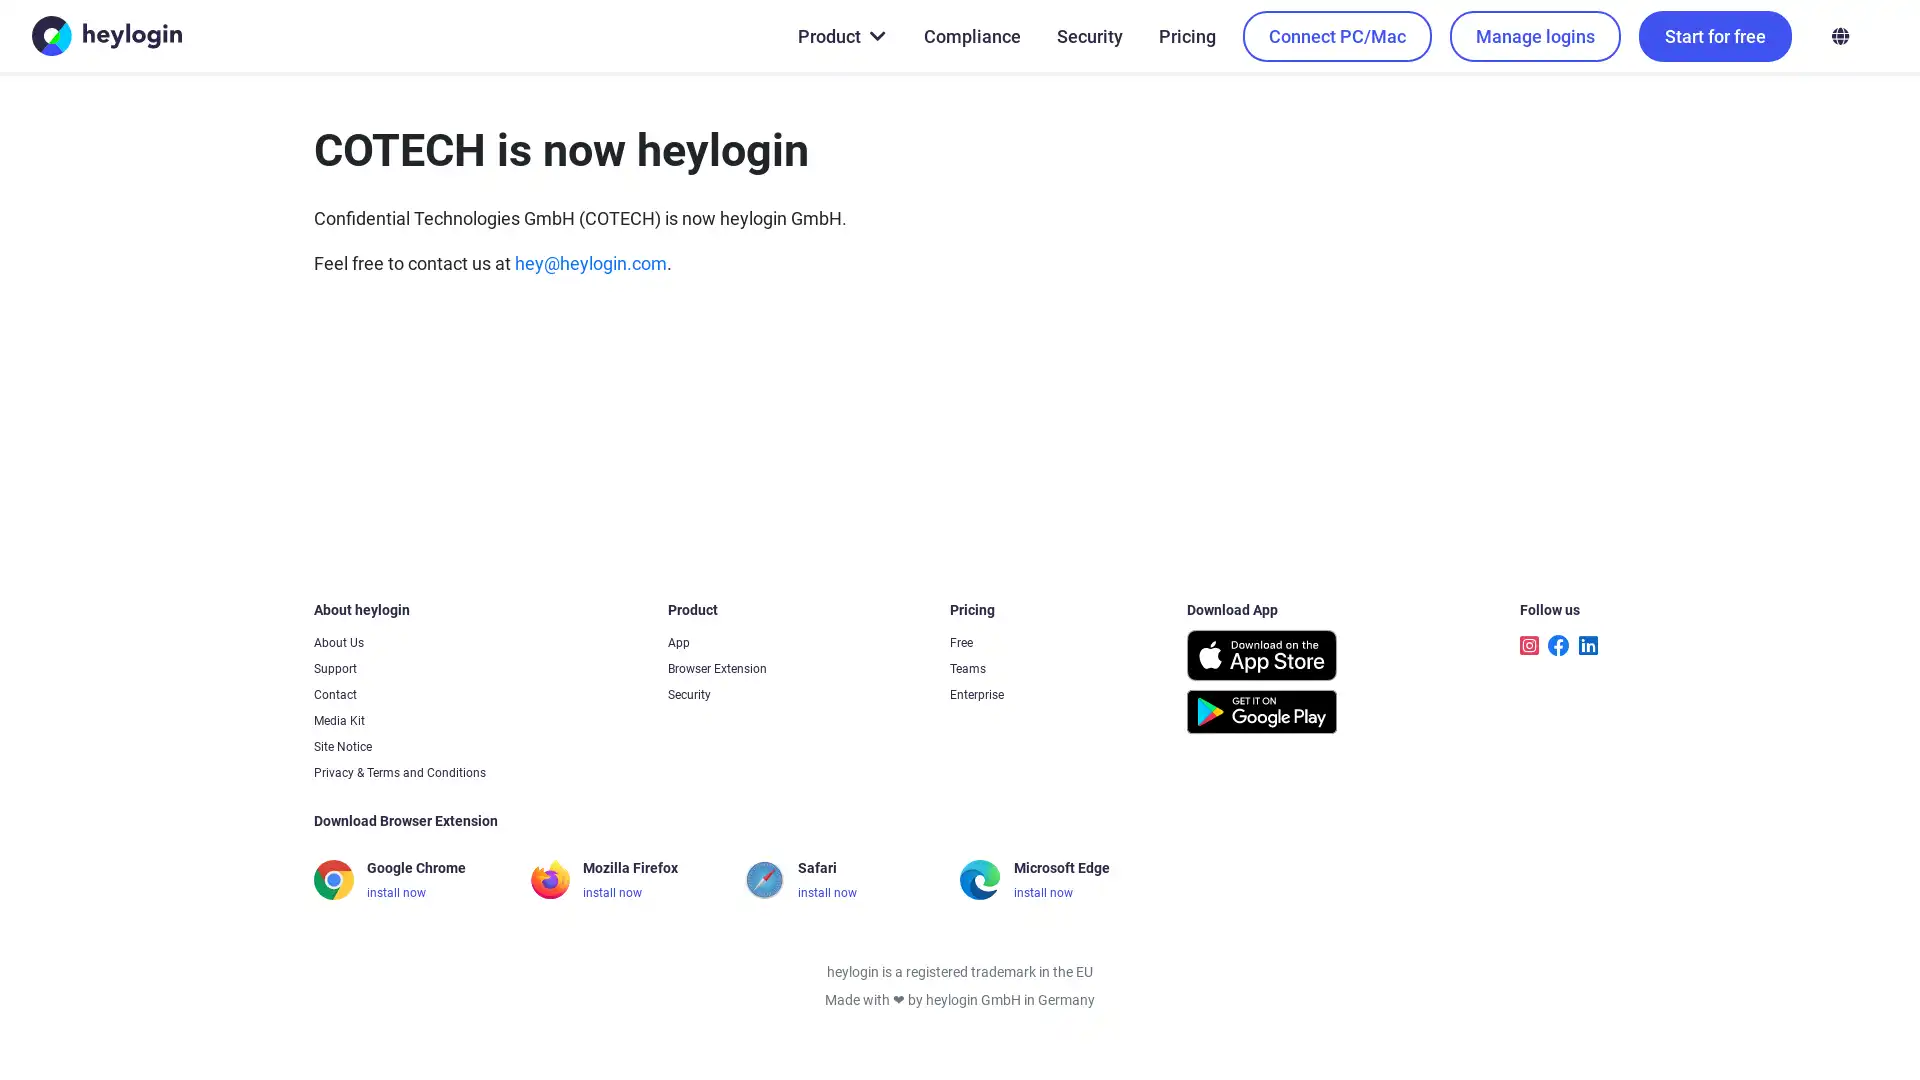 This screenshot has height=1080, width=1920. What do you see at coordinates (840, 35) in the screenshot?
I see `Product` at bounding box center [840, 35].